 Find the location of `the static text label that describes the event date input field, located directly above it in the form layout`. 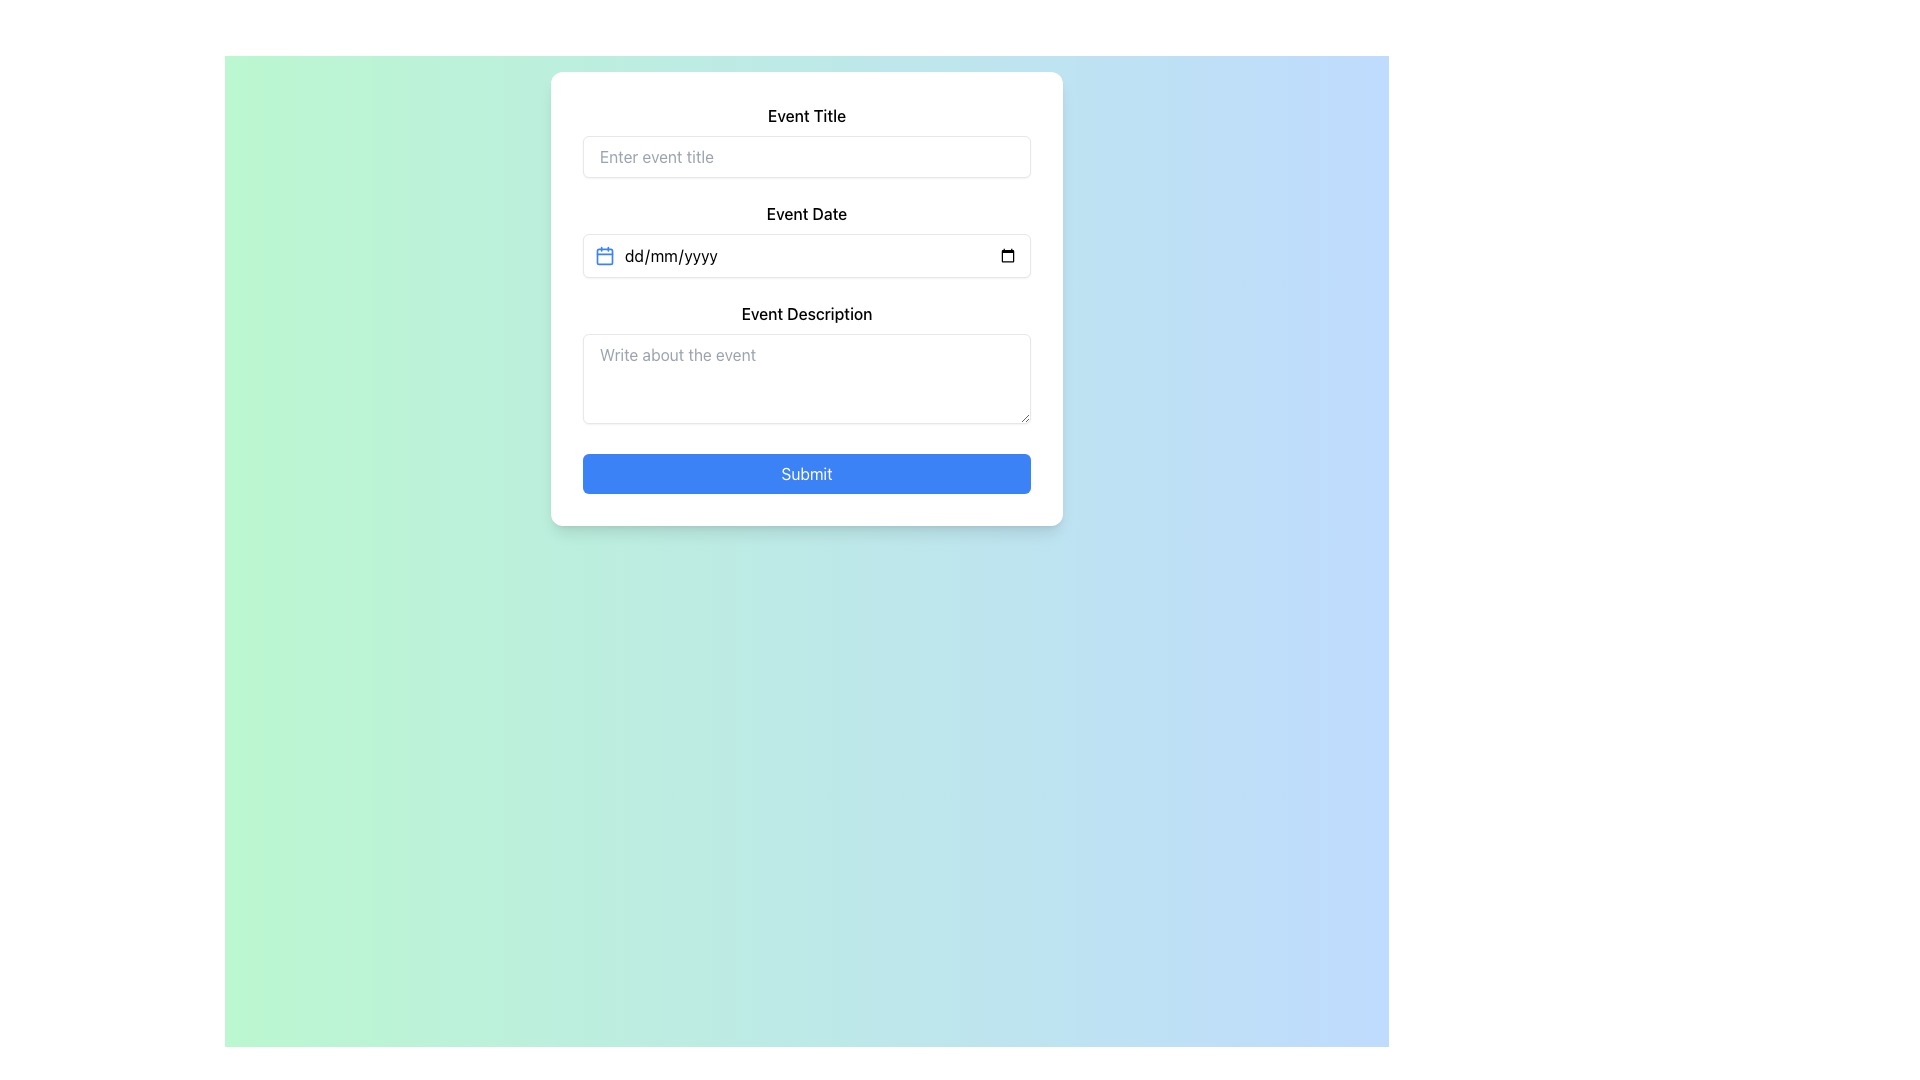

the static text label that describes the event date input field, located directly above it in the form layout is located at coordinates (806, 213).